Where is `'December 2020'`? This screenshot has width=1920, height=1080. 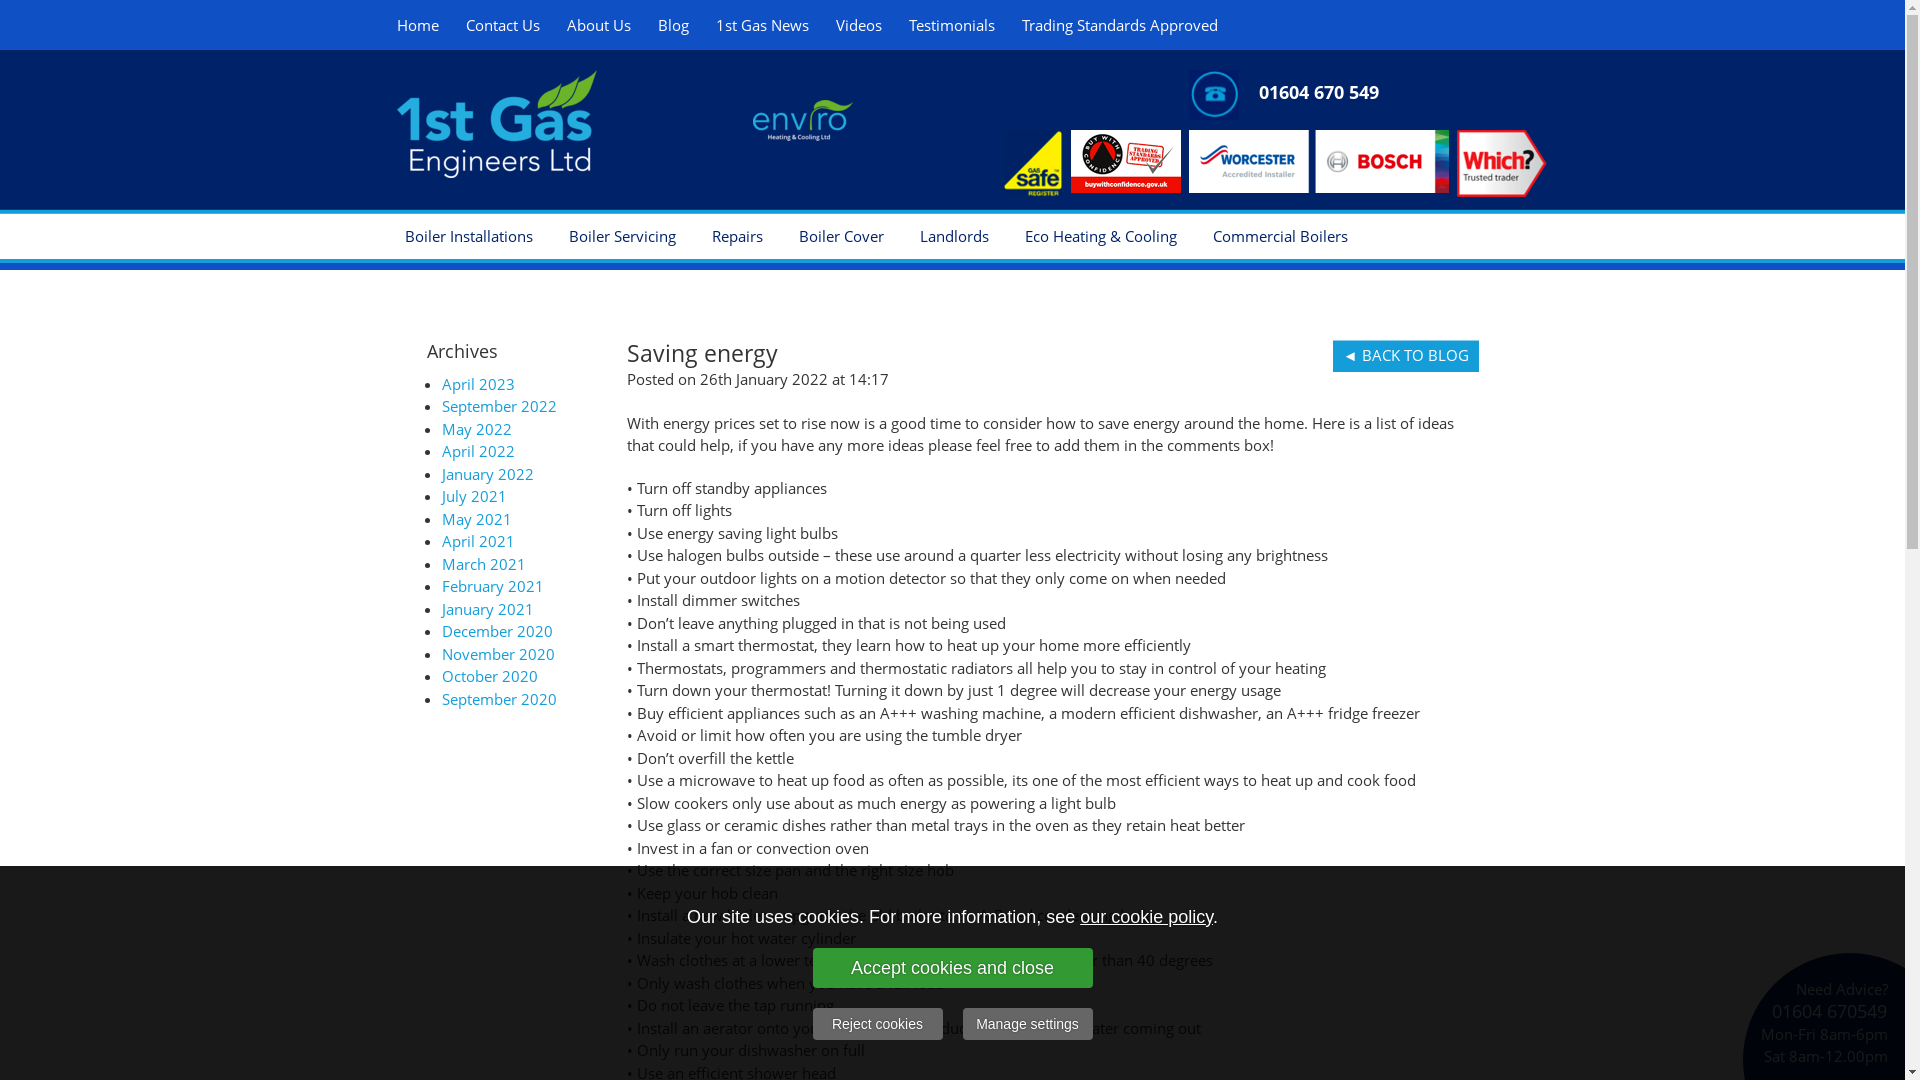 'December 2020' is located at coordinates (497, 631).